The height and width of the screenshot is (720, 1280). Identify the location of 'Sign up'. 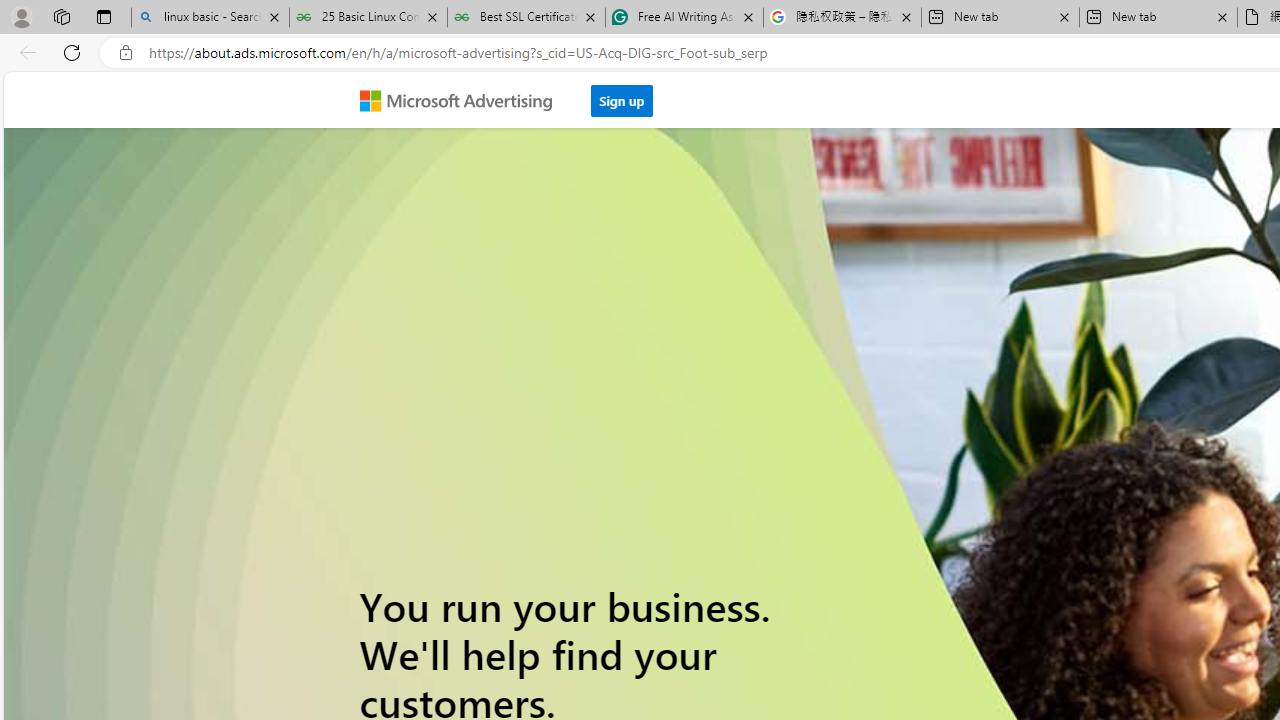
(621, 95).